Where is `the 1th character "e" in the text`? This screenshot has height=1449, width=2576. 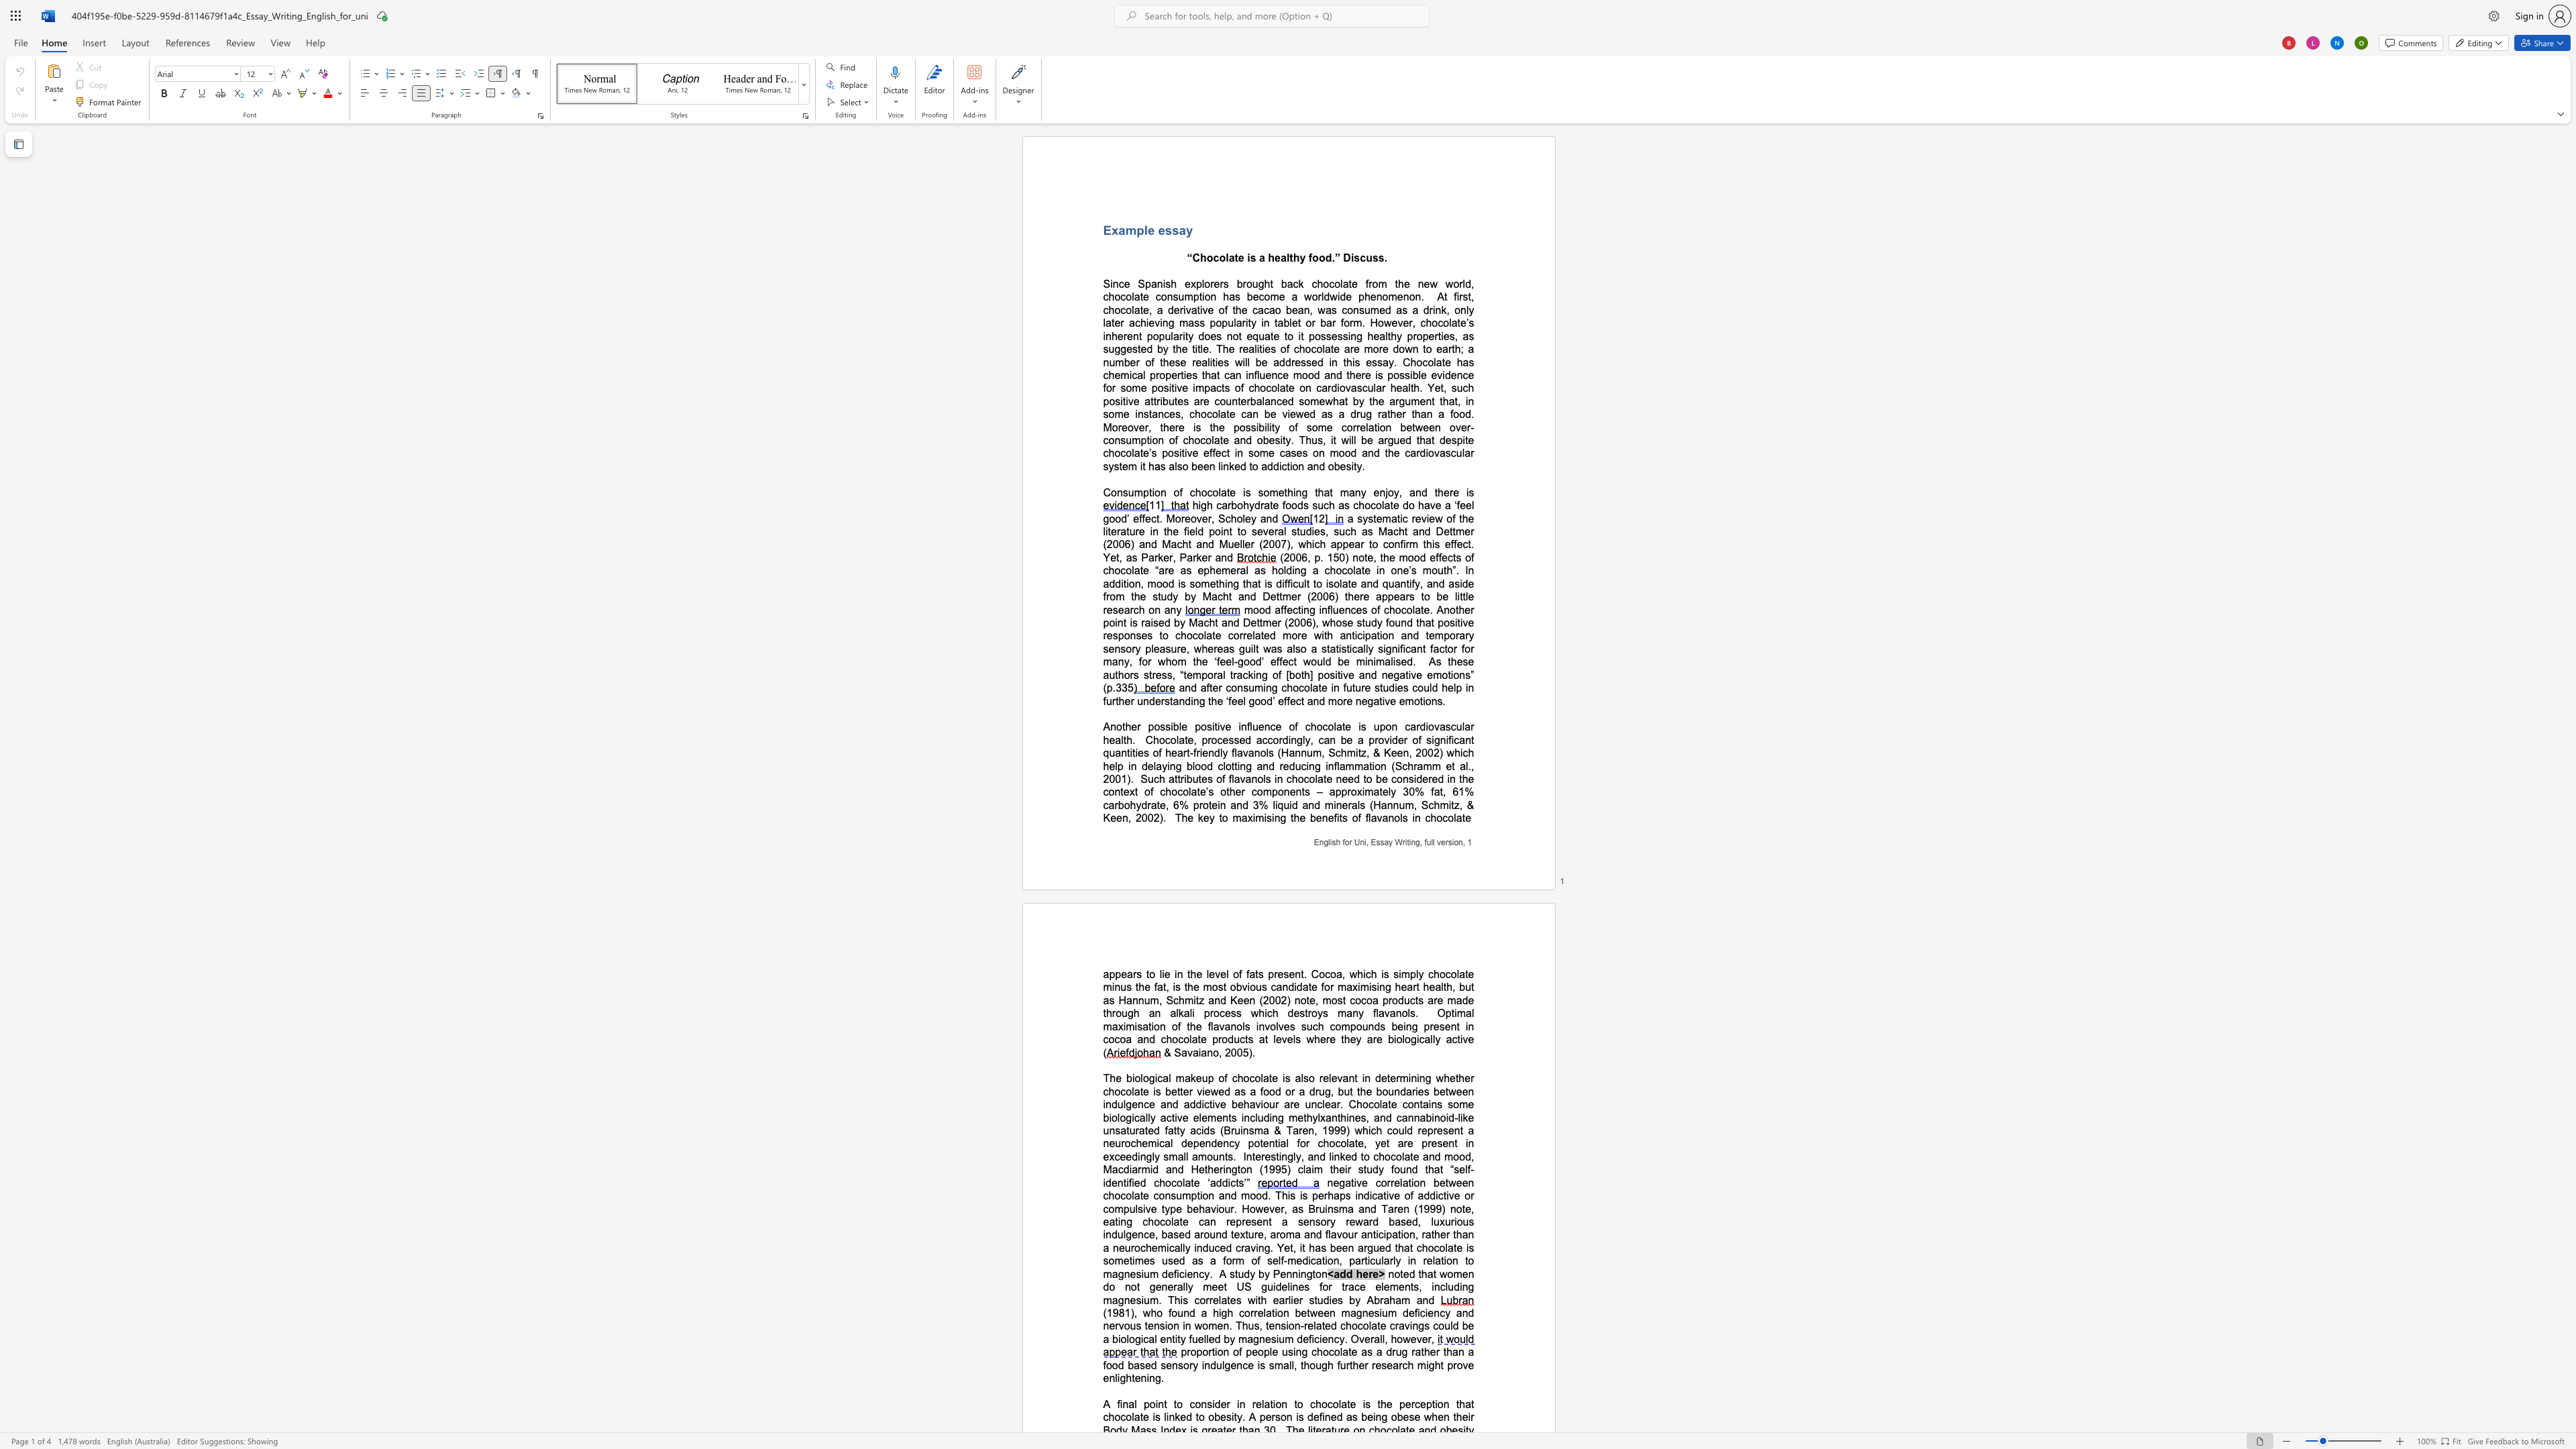 the 1th character "e" in the text is located at coordinates (1232, 492).